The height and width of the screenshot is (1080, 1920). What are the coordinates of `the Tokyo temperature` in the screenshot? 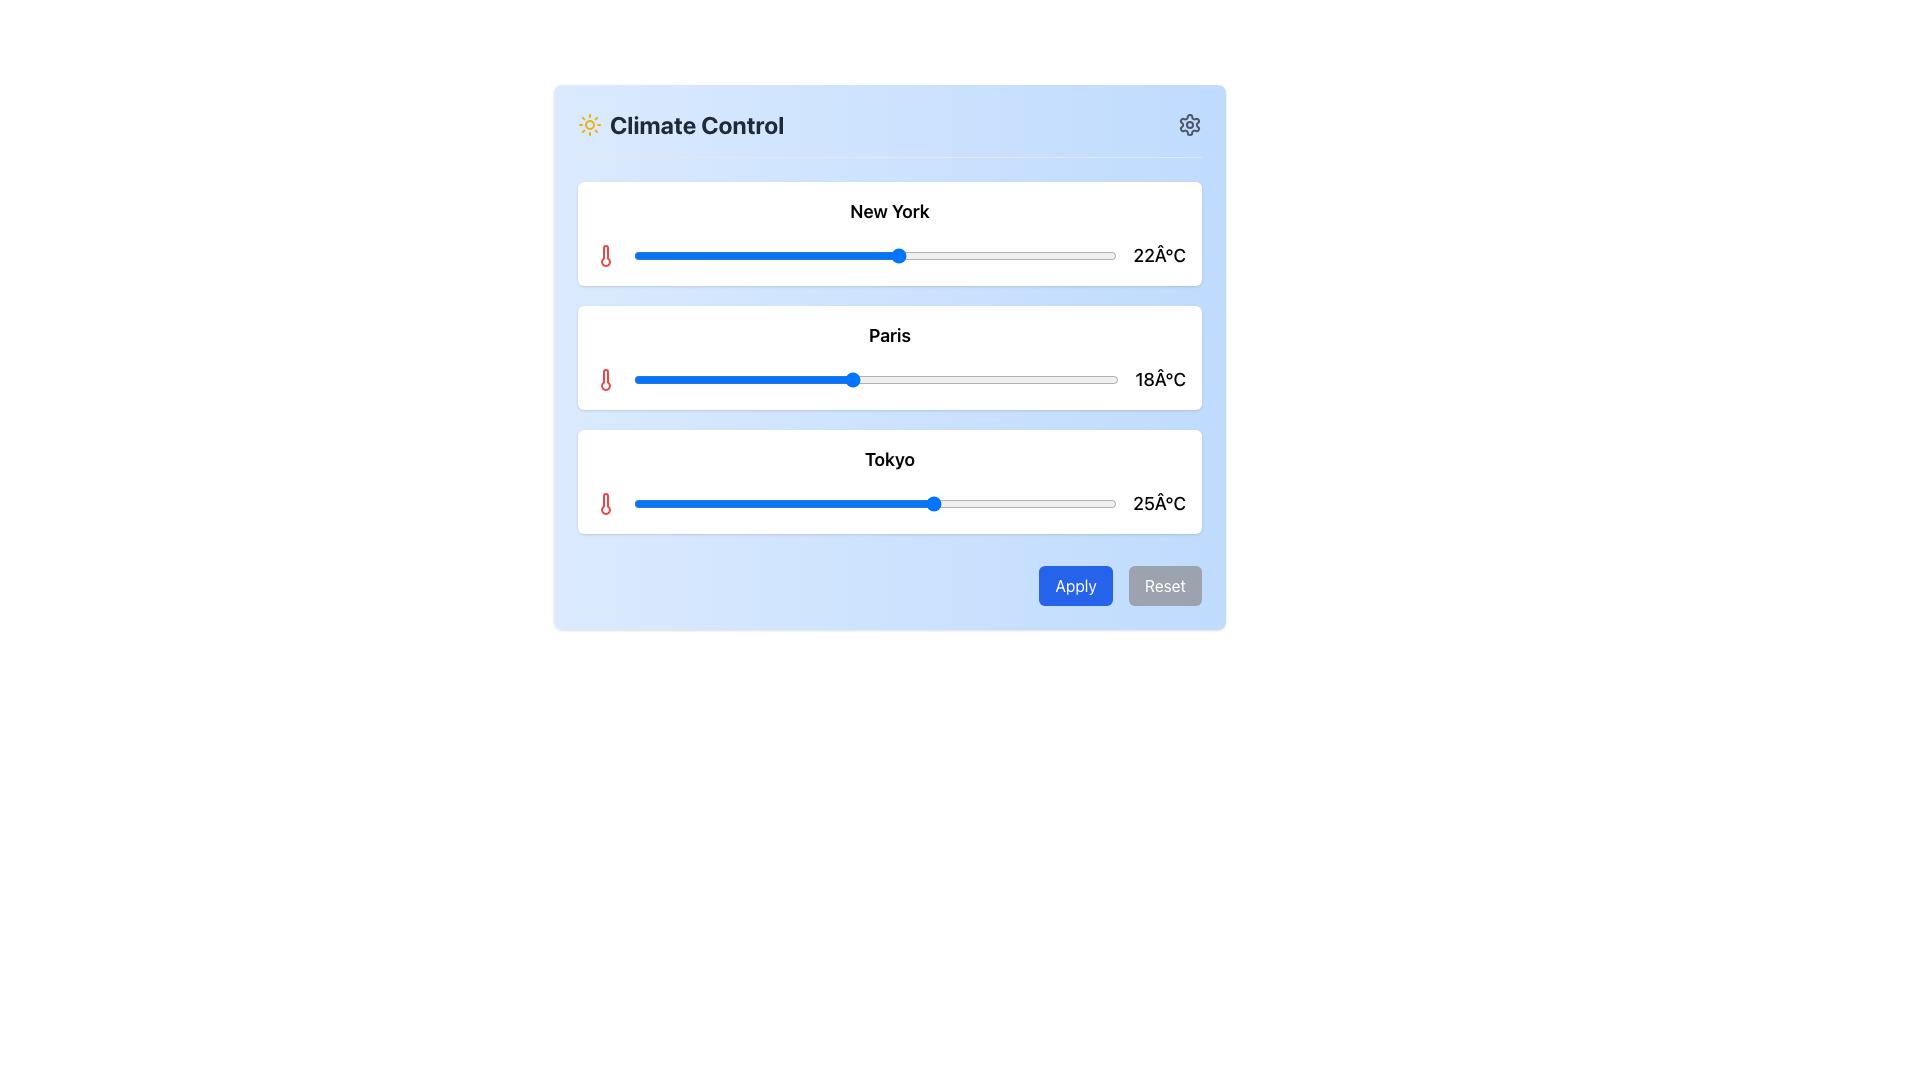 It's located at (996, 503).